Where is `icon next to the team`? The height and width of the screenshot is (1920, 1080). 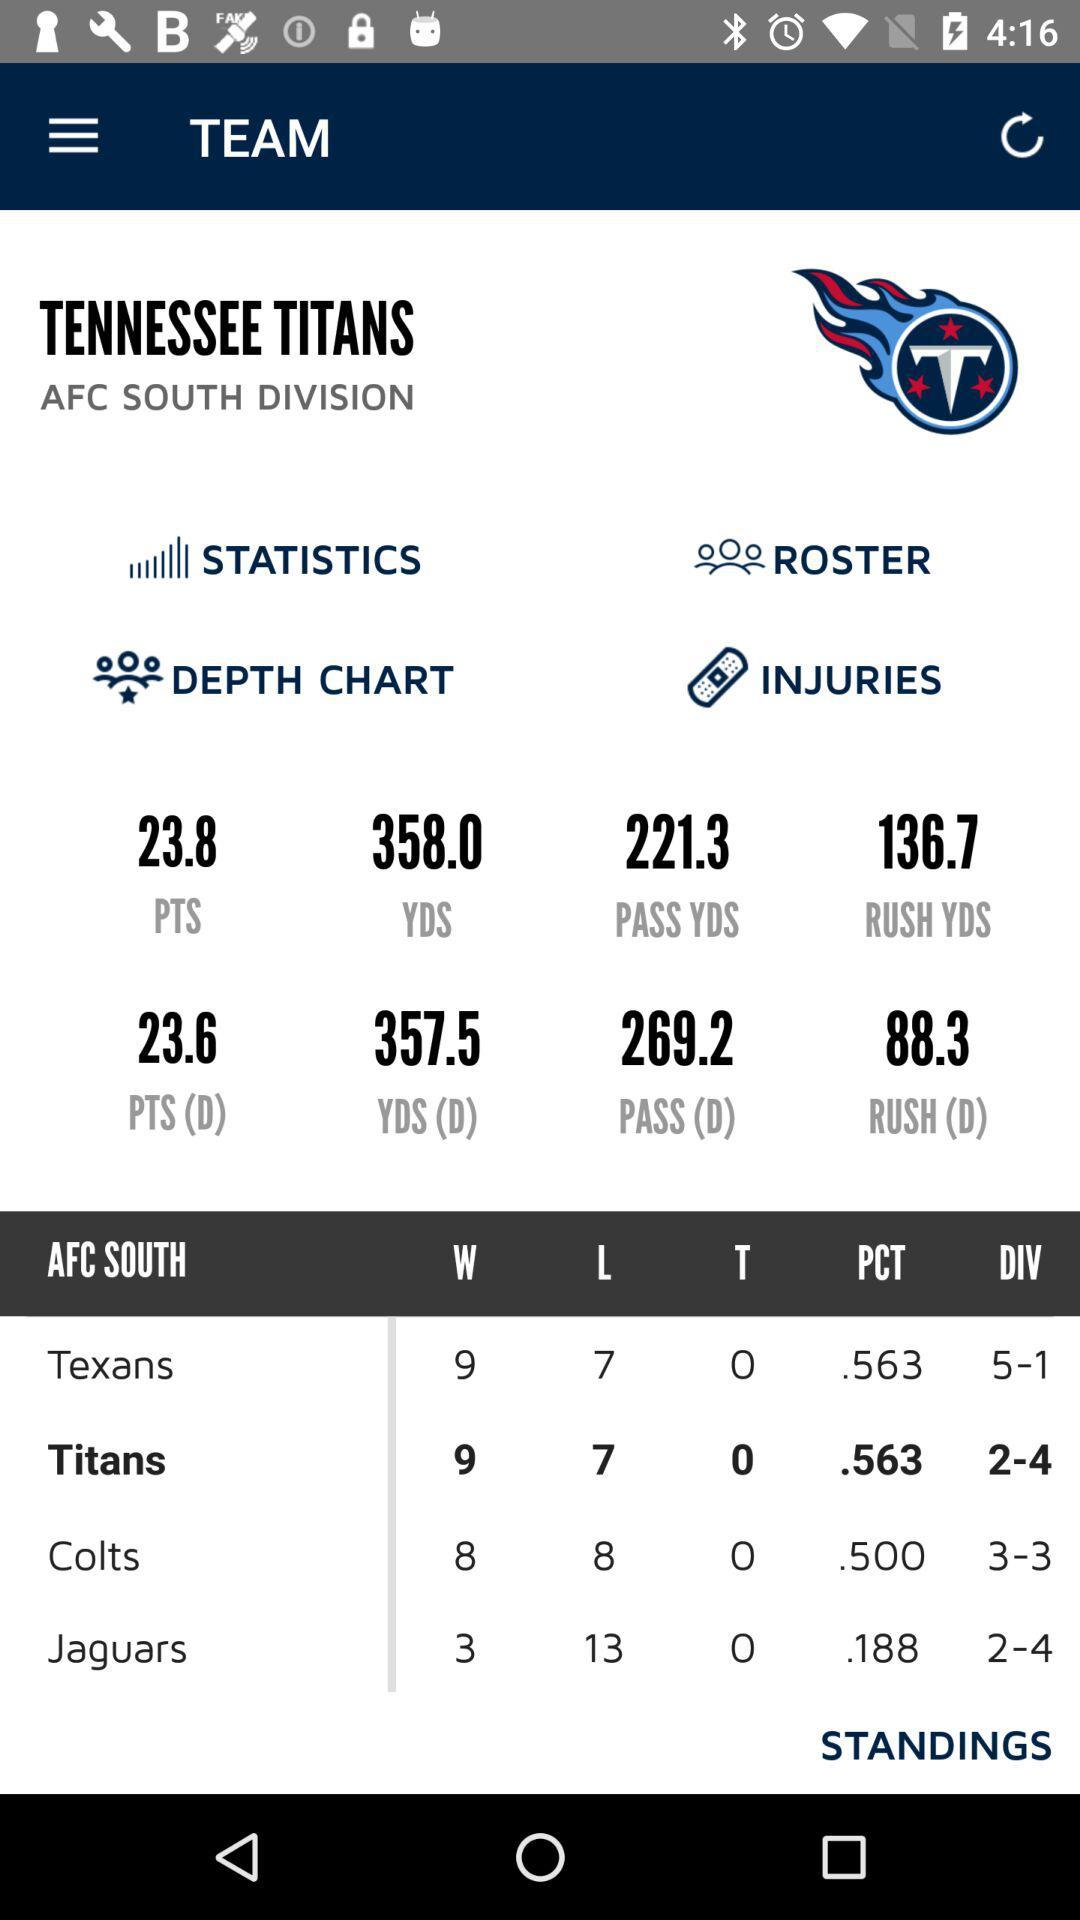 icon next to the team is located at coordinates (72, 135).